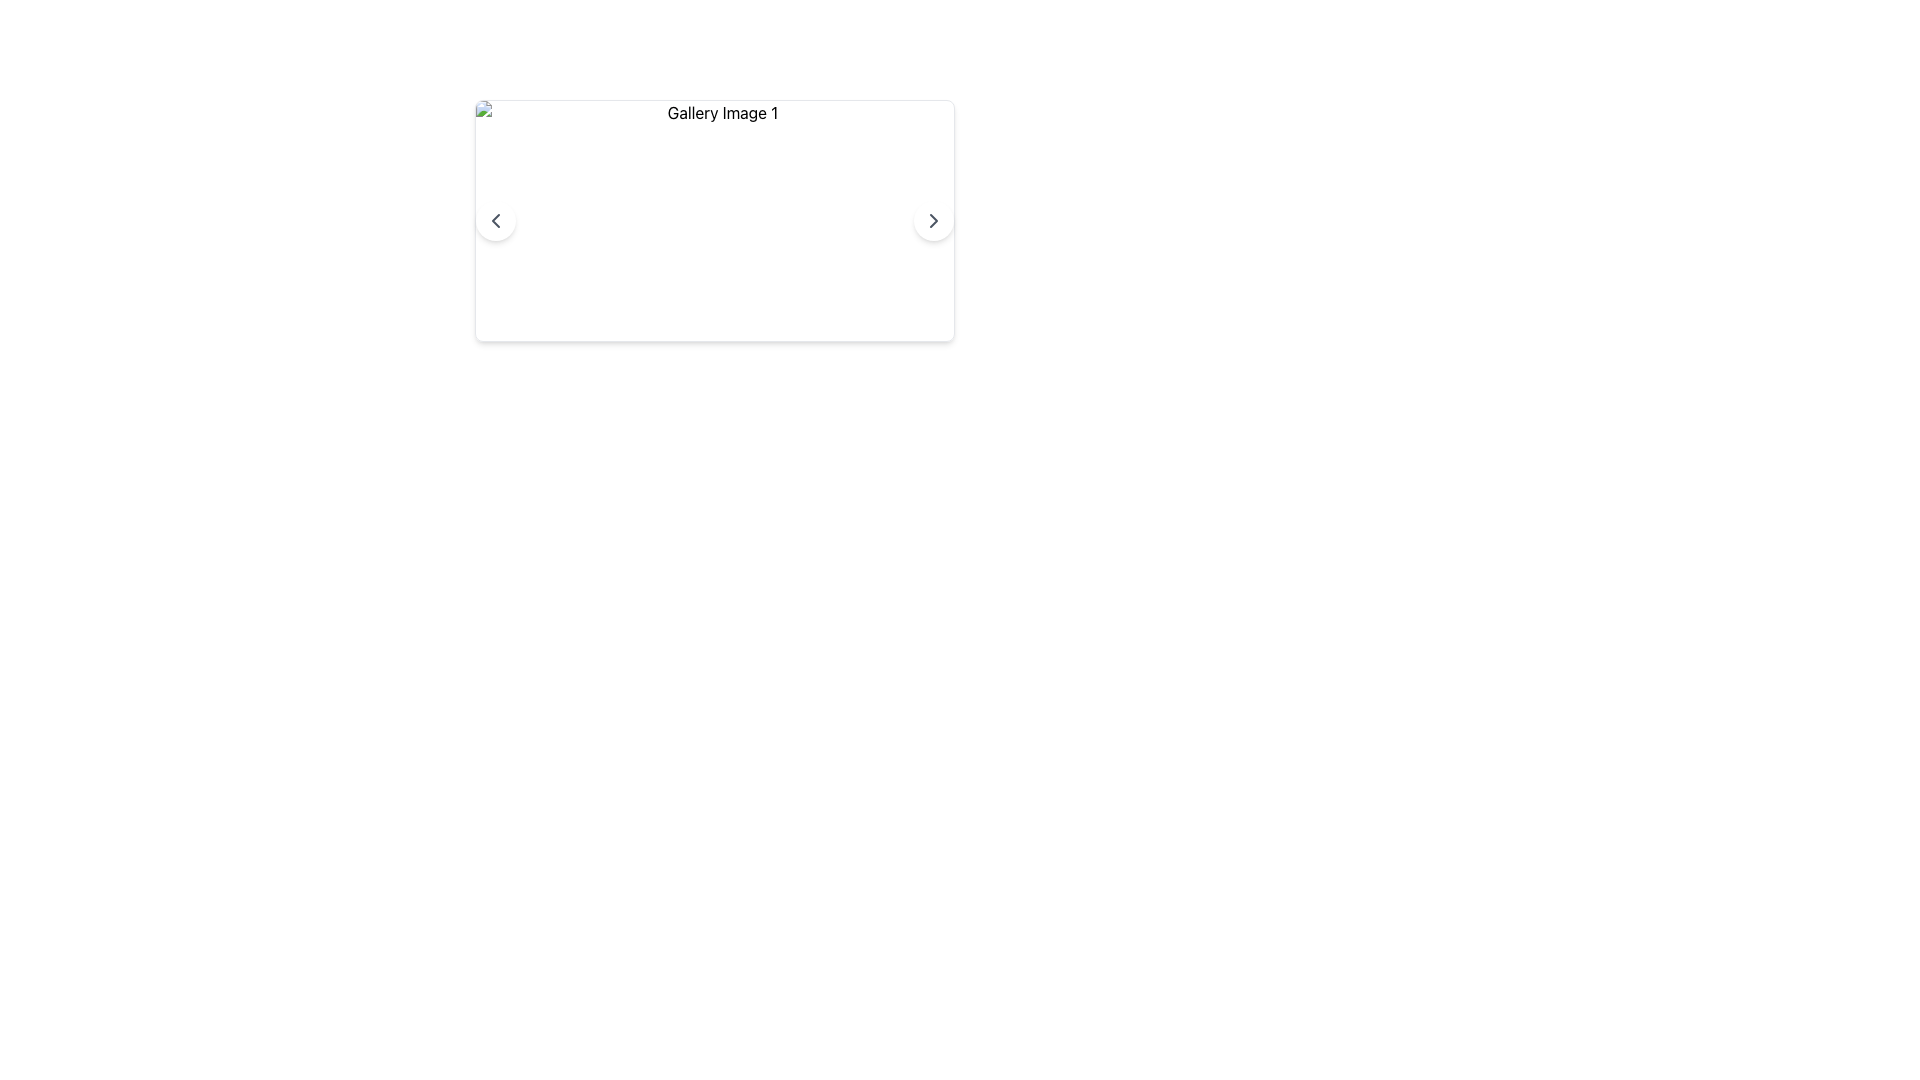 The width and height of the screenshot is (1920, 1080). What do you see at coordinates (933, 220) in the screenshot?
I see `the right arrow button` at bounding box center [933, 220].